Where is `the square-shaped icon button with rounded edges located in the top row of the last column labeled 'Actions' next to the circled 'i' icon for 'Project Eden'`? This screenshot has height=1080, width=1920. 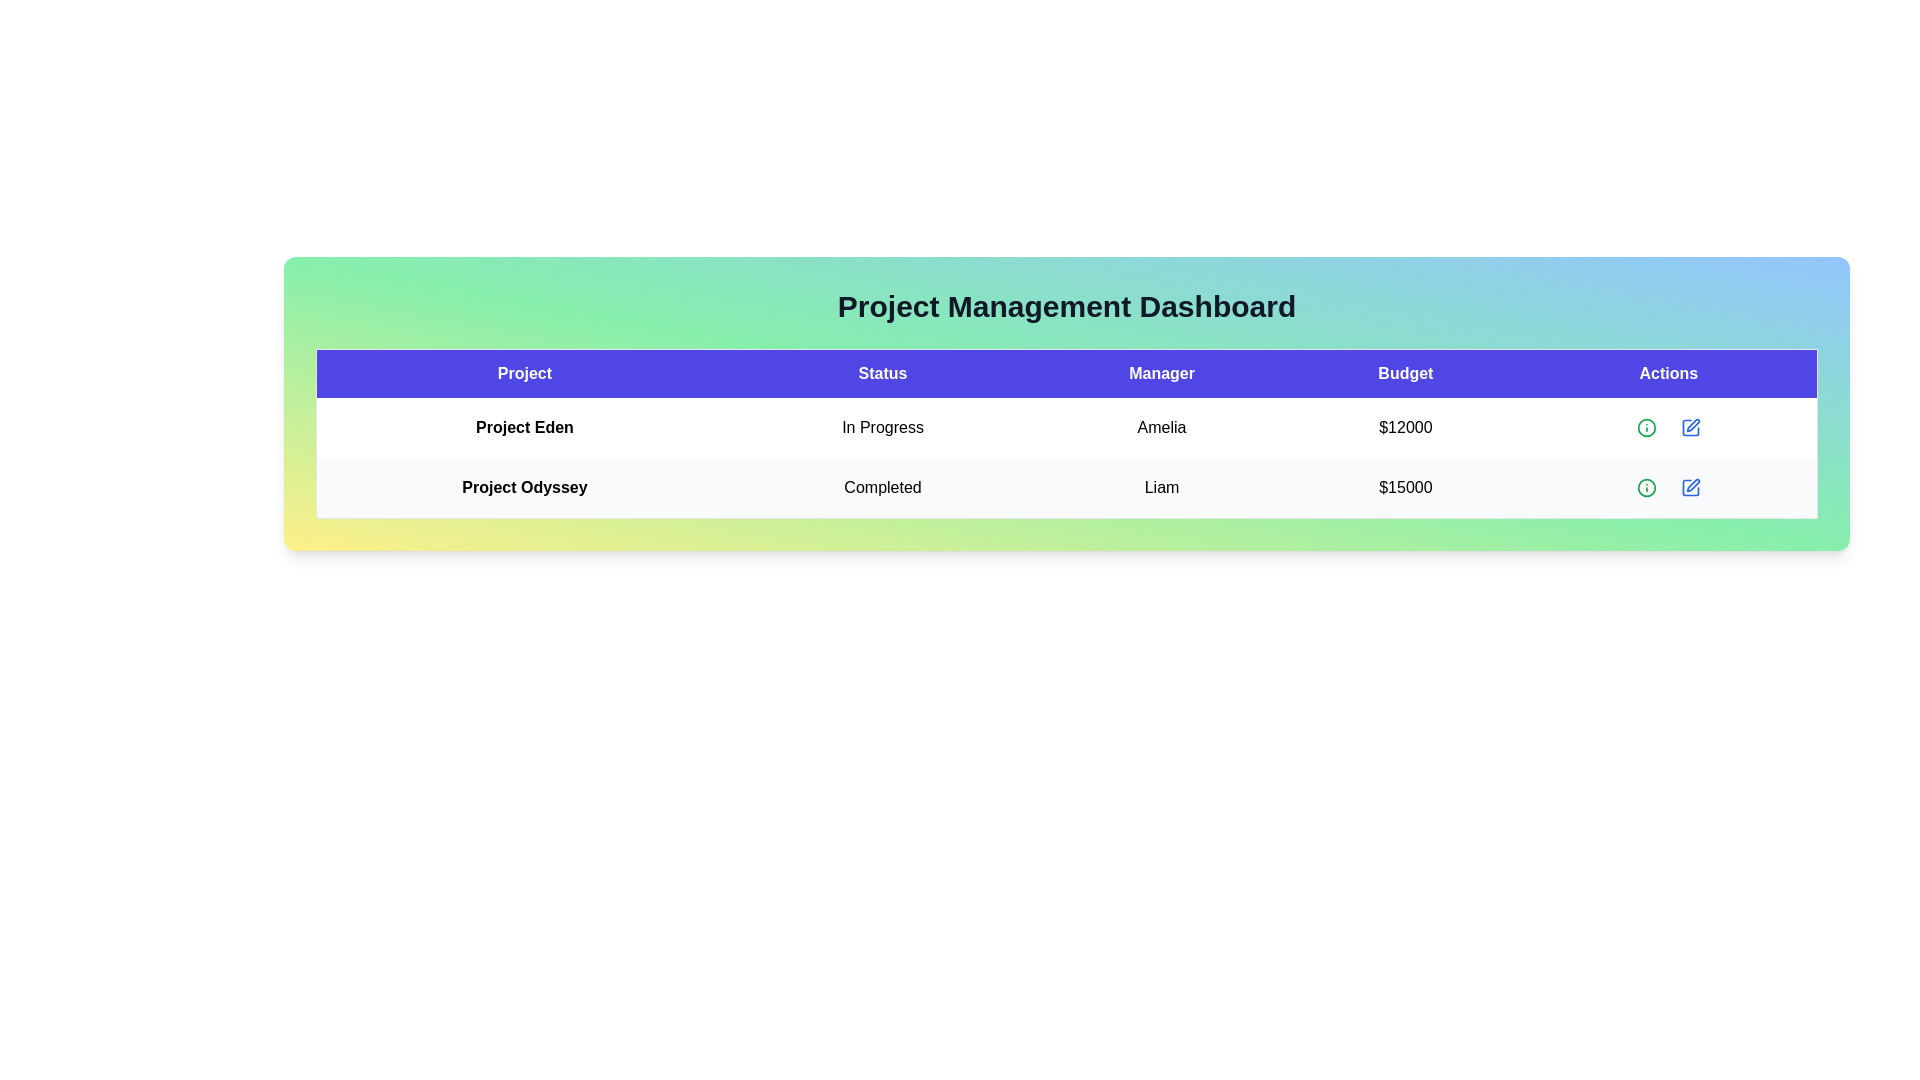 the square-shaped icon button with rounded edges located in the top row of the last column labeled 'Actions' next to the circled 'i' icon for 'Project Eden' is located at coordinates (1689, 427).